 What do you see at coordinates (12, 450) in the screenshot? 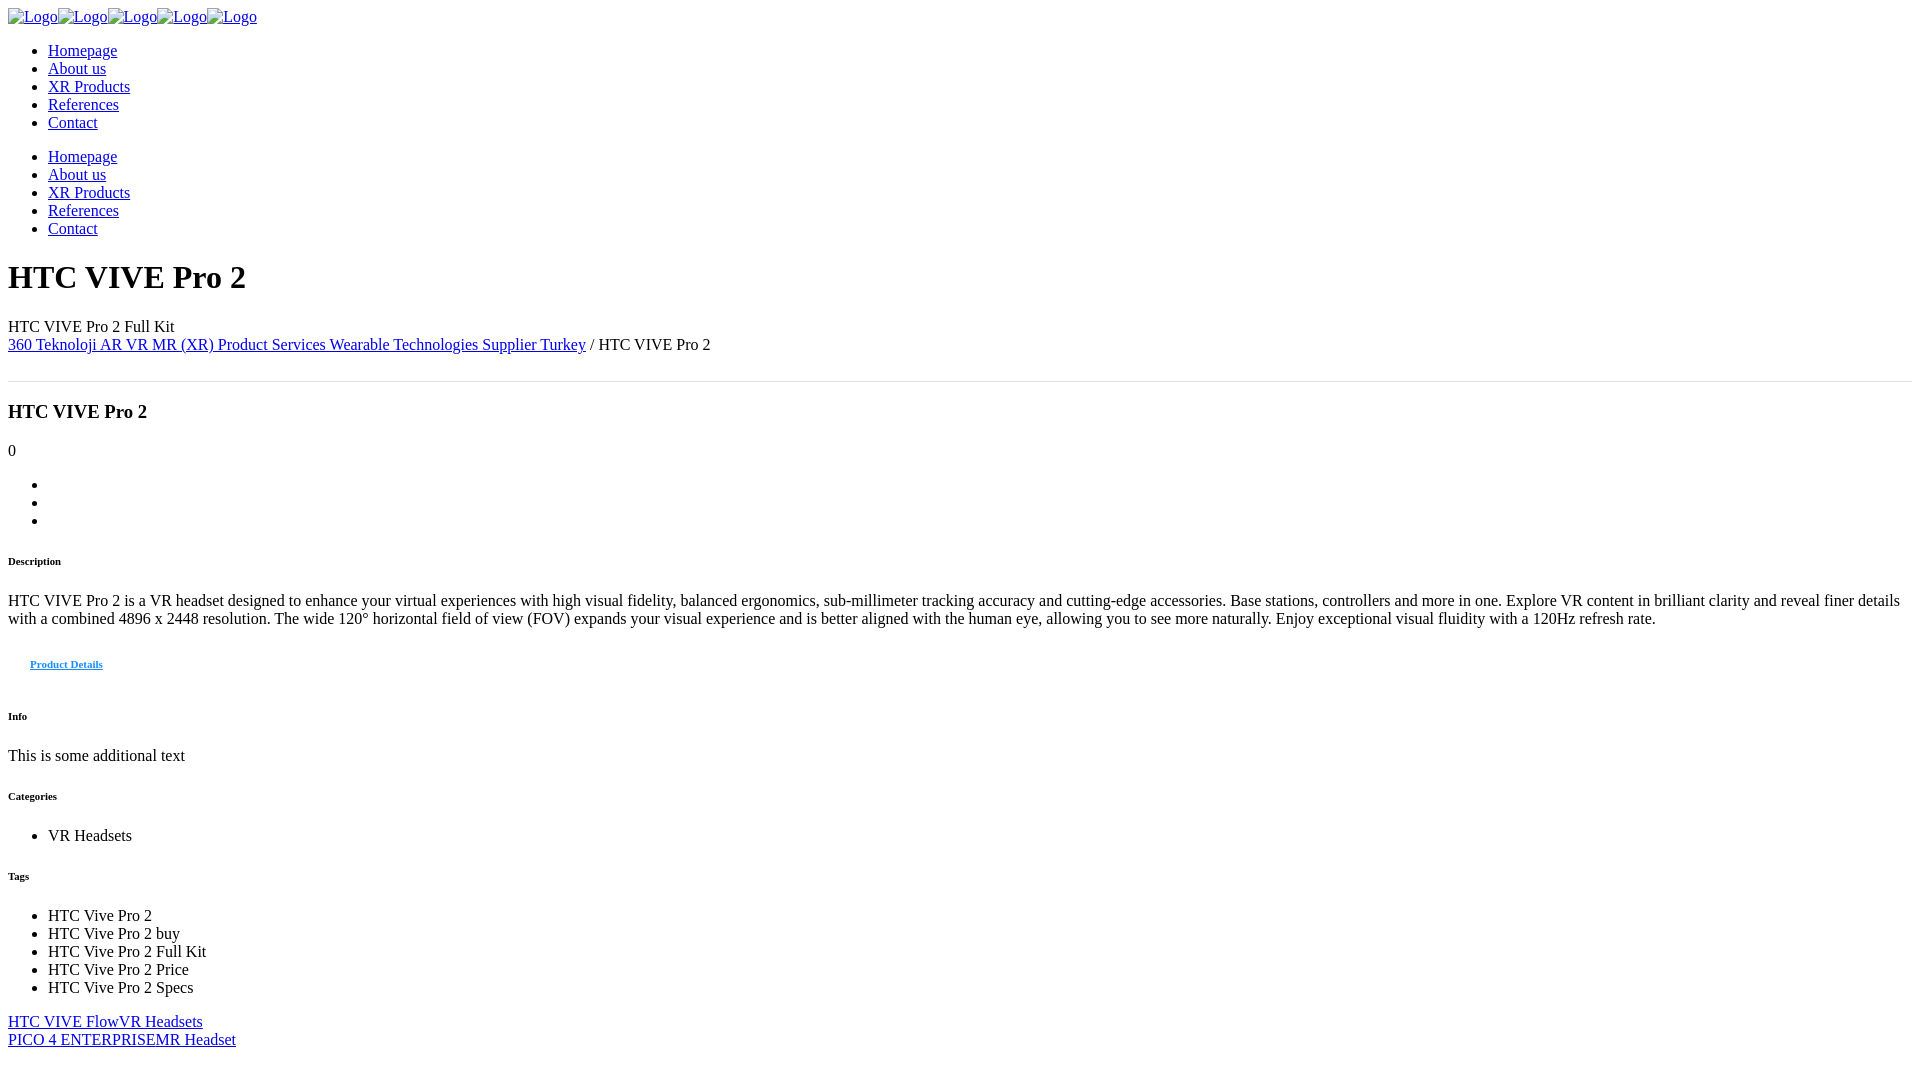
I see `'0'` at bounding box center [12, 450].